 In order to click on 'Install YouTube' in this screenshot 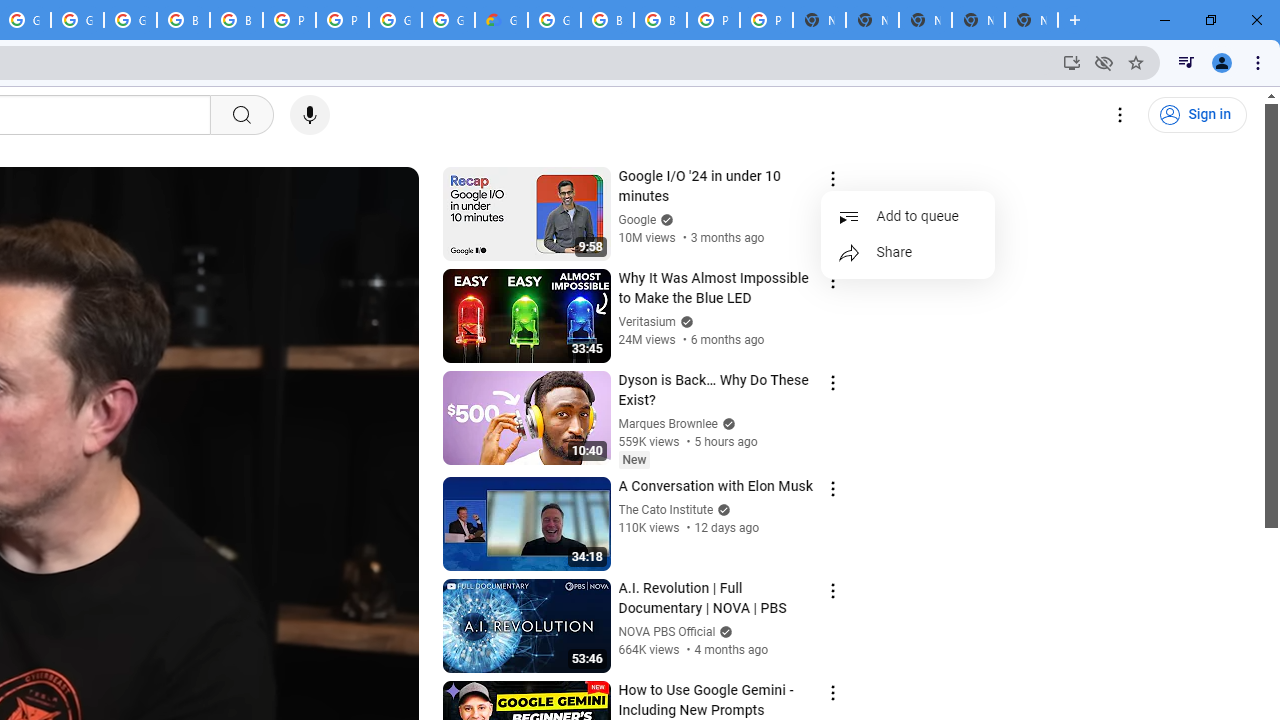, I will do `click(1071, 61)`.